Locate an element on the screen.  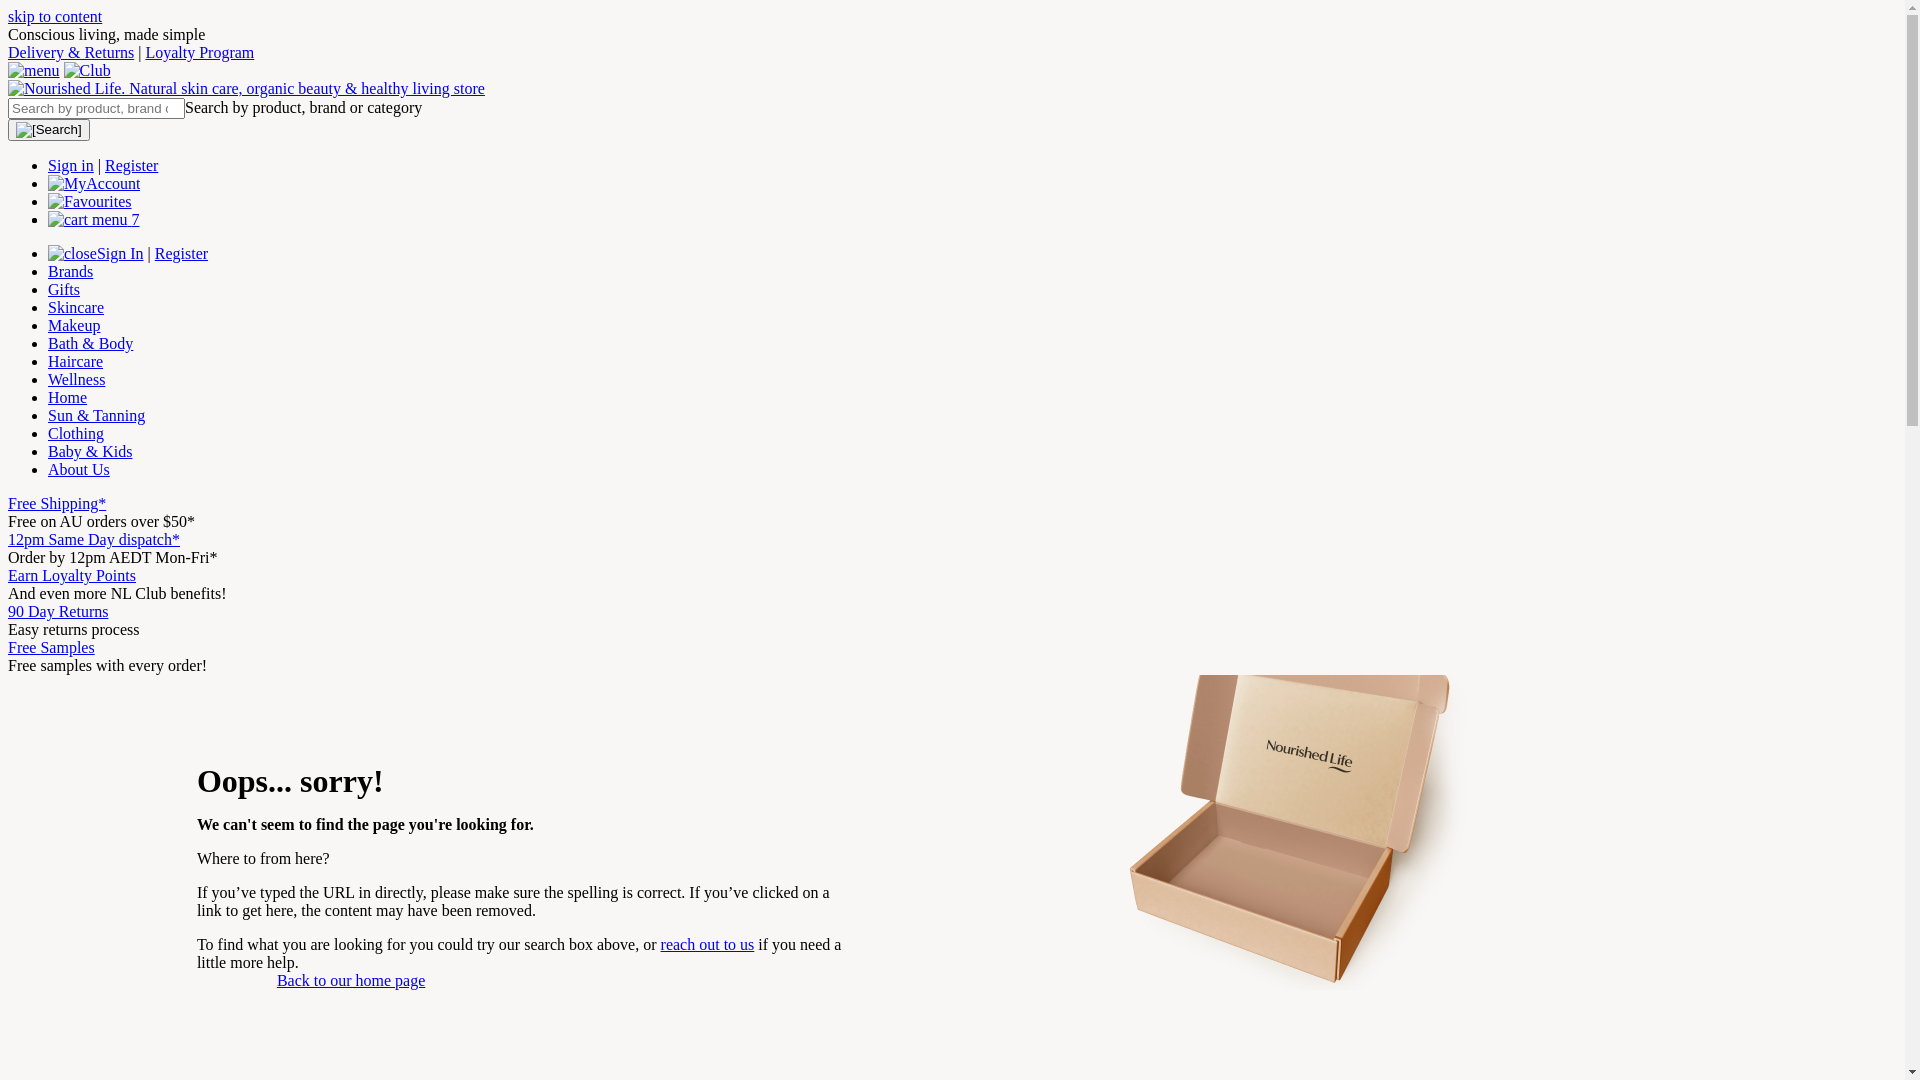
'Earn Loyalty Points' is located at coordinates (72, 575).